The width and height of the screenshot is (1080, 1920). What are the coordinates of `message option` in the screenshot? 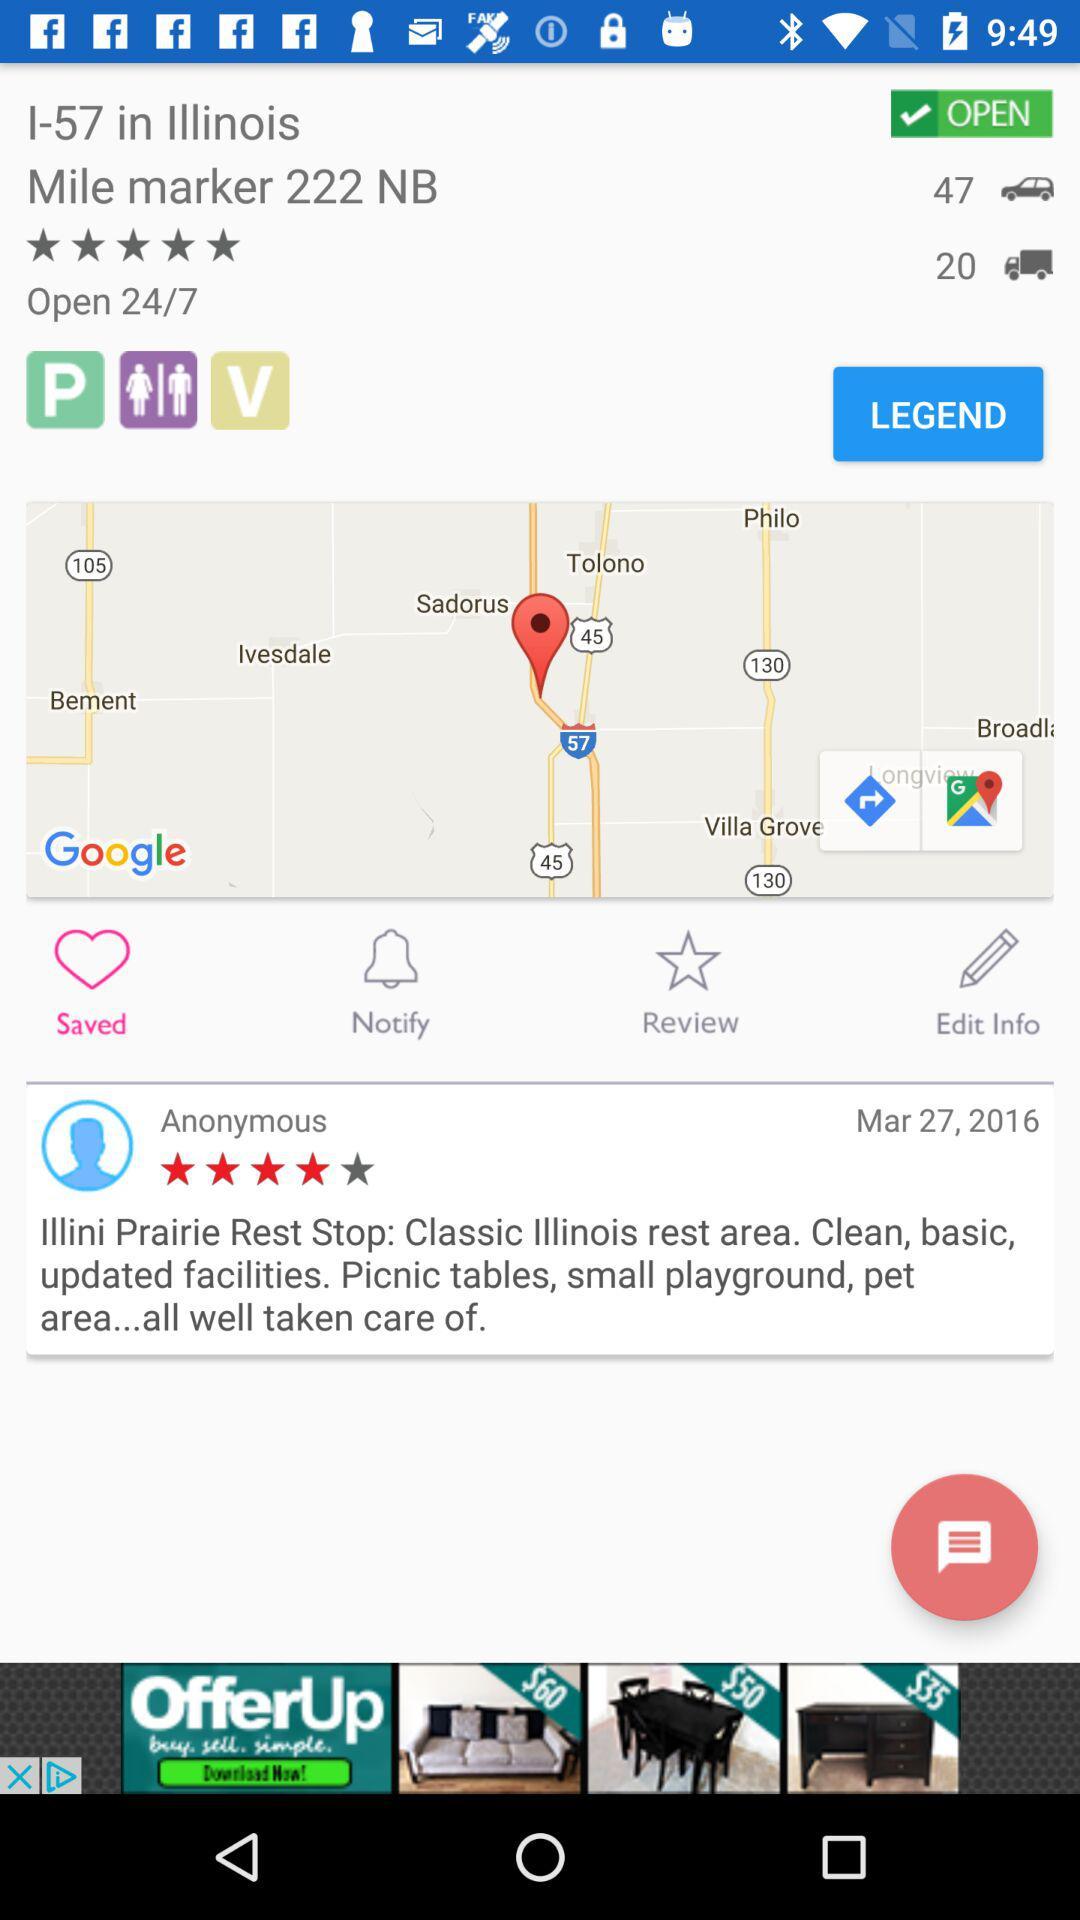 It's located at (963, 1546).